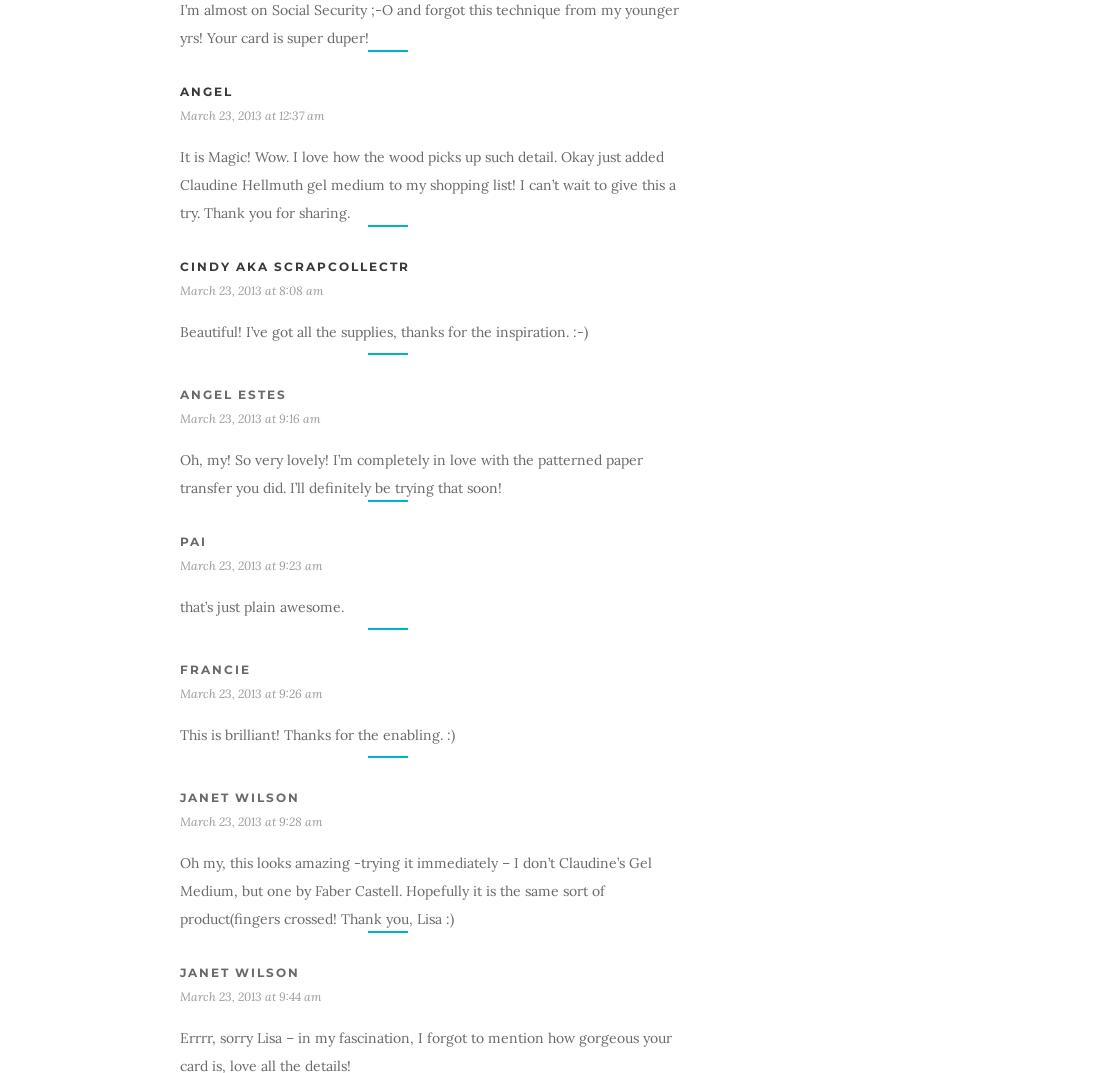 This screenshot has width=1100, height=1073. I want to click on 'March 23, 2013 at 9:26 am', so click(178, 692).